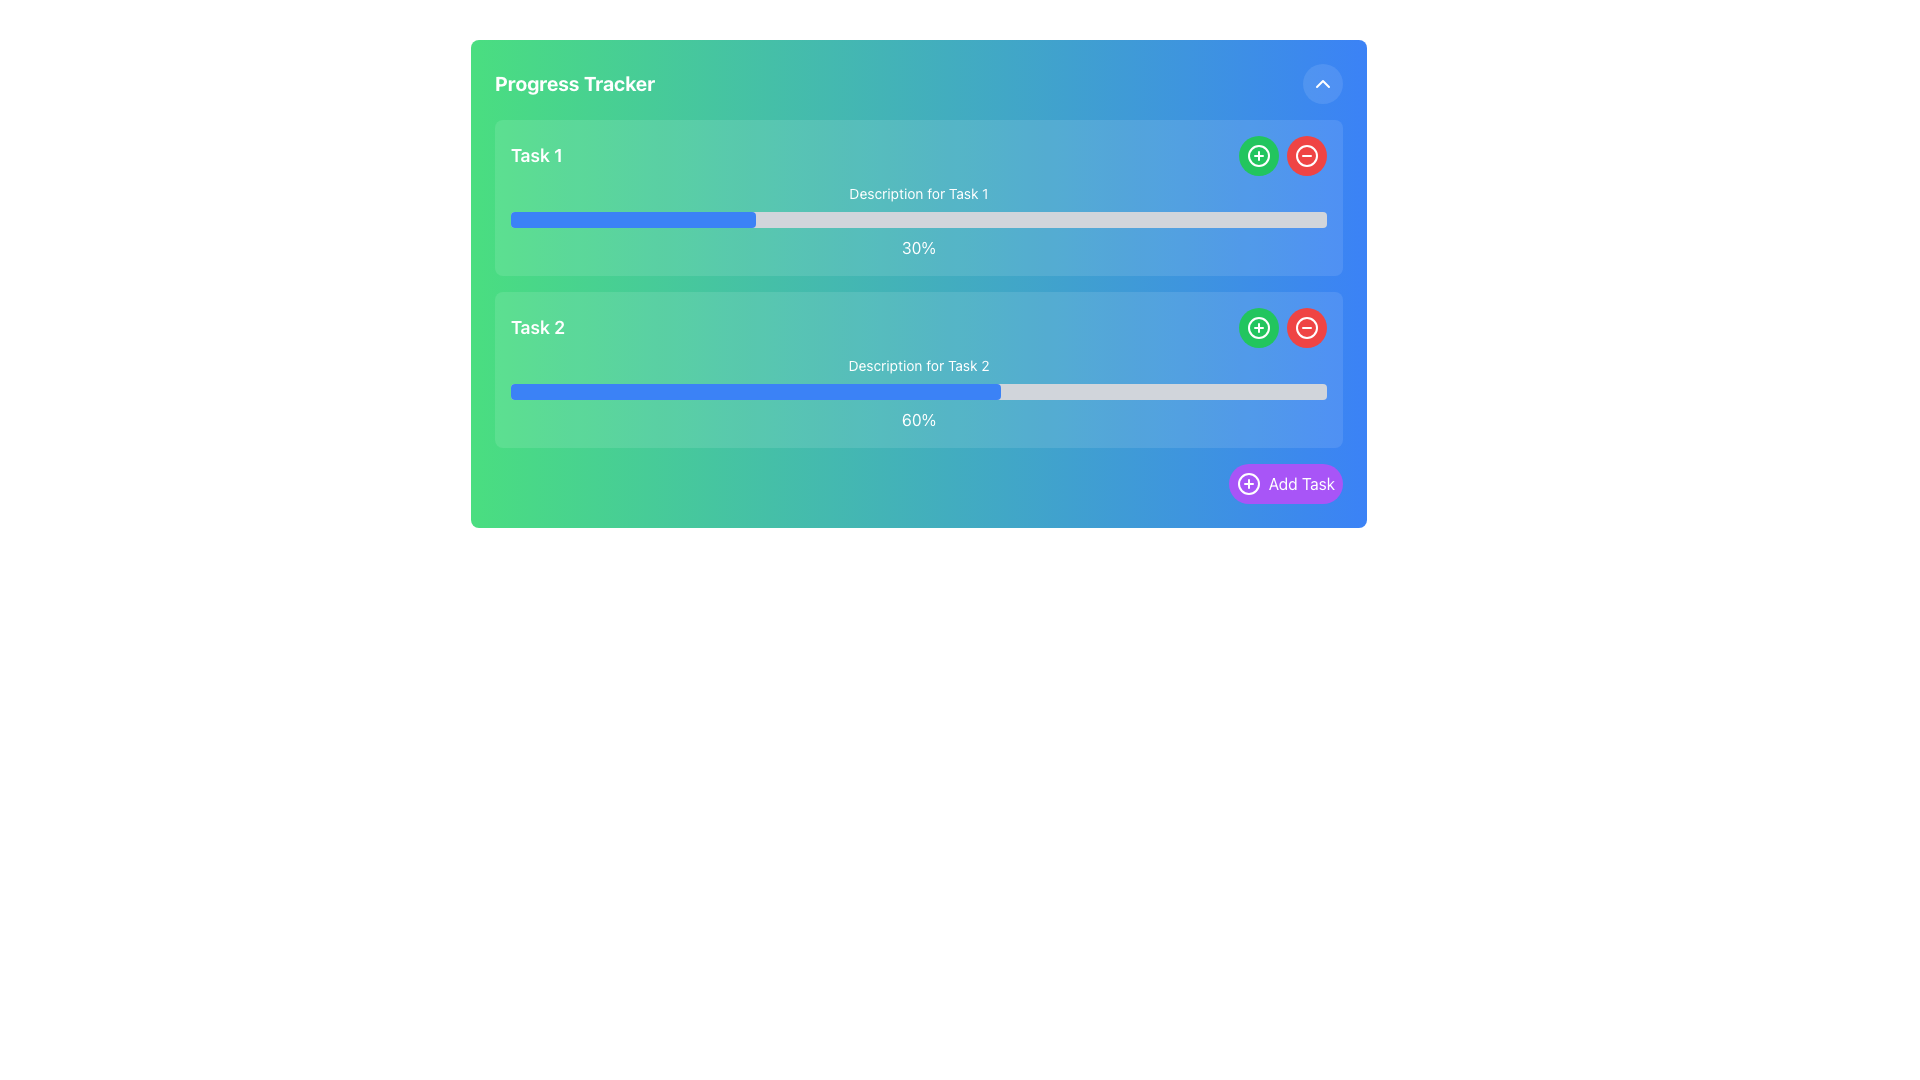 The height and width of the screenshot is (1080, 1920). What do you see at coordinates (1257, 326) in the screenshot?
I see `the circle element within the SVG that represents the 'add task' button, located near the top-right corner of the 'Task 1' card` at bounding box center [1257, 326].